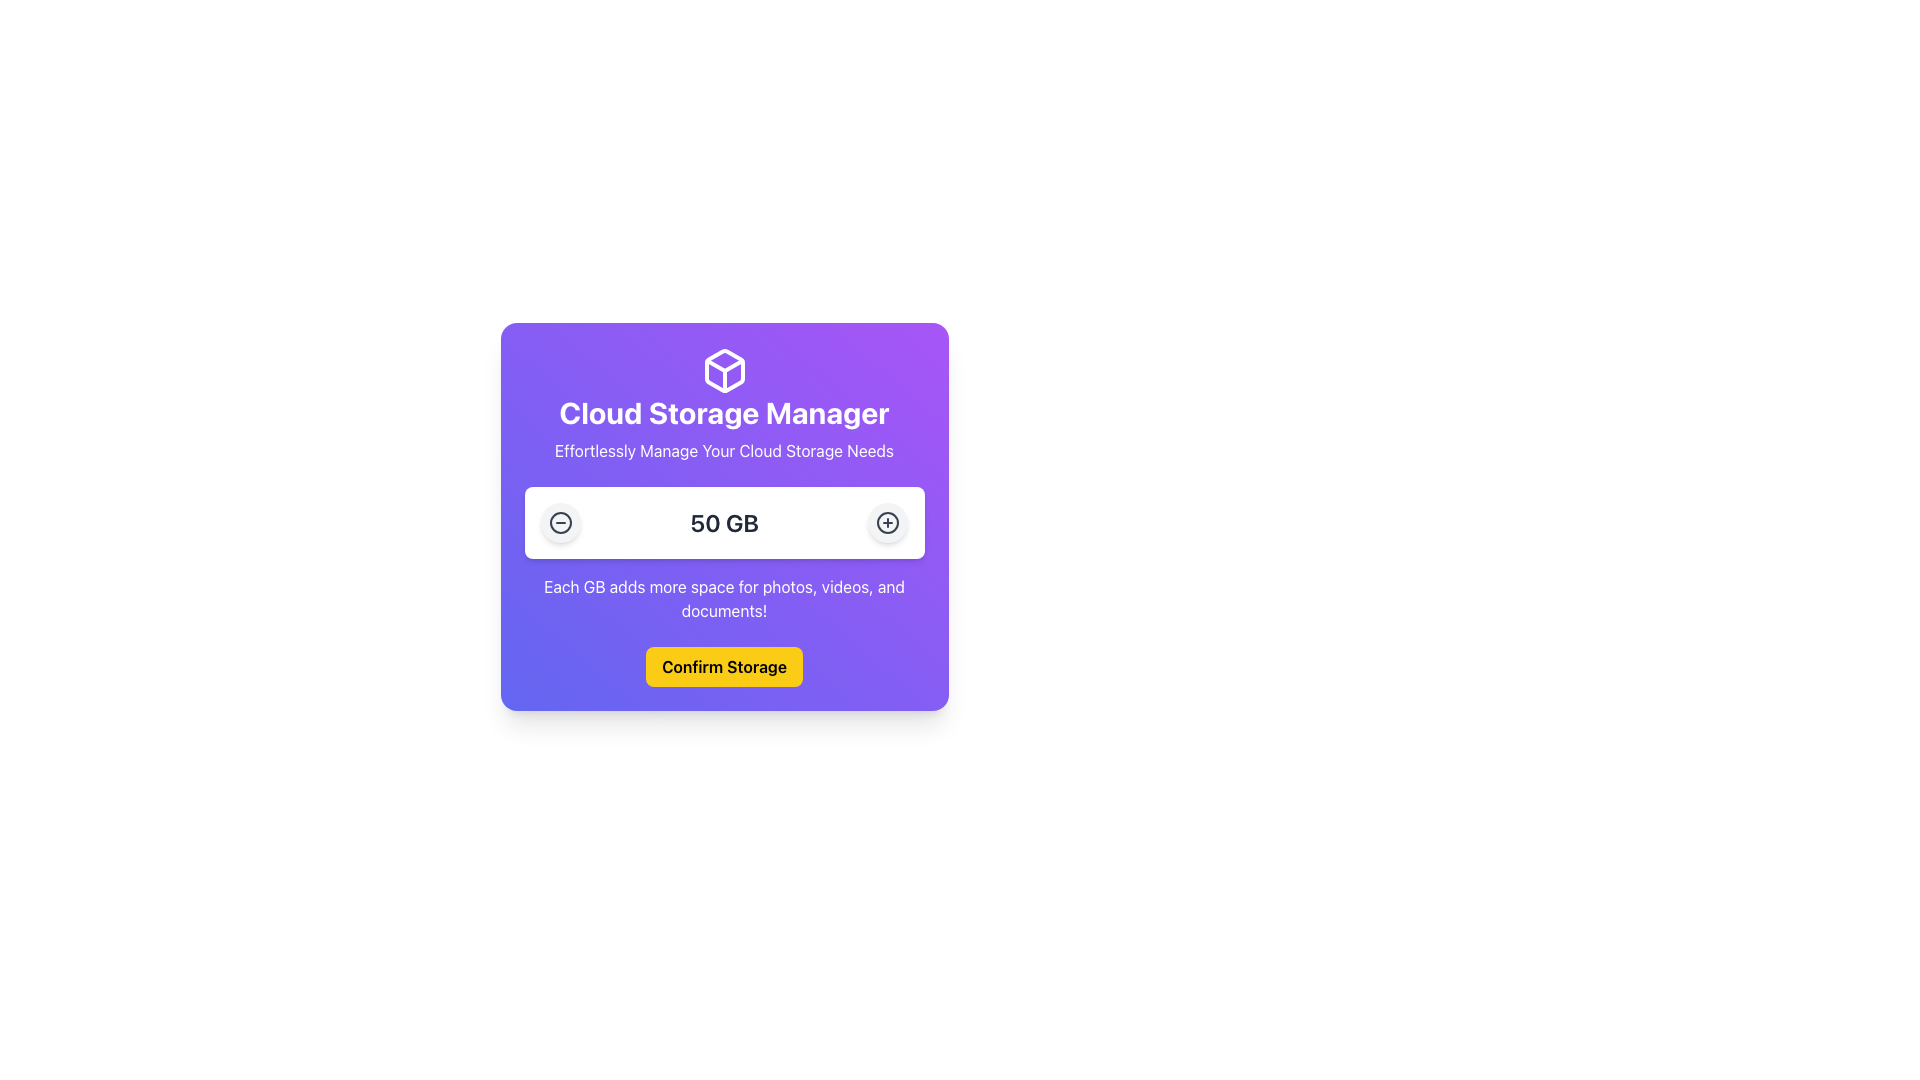  What do you see at coordinates (560, 522) in the screenshot?
I see `the circular decrement button with a minus sign to observe the hover effect` at bounding box center [560, 522].